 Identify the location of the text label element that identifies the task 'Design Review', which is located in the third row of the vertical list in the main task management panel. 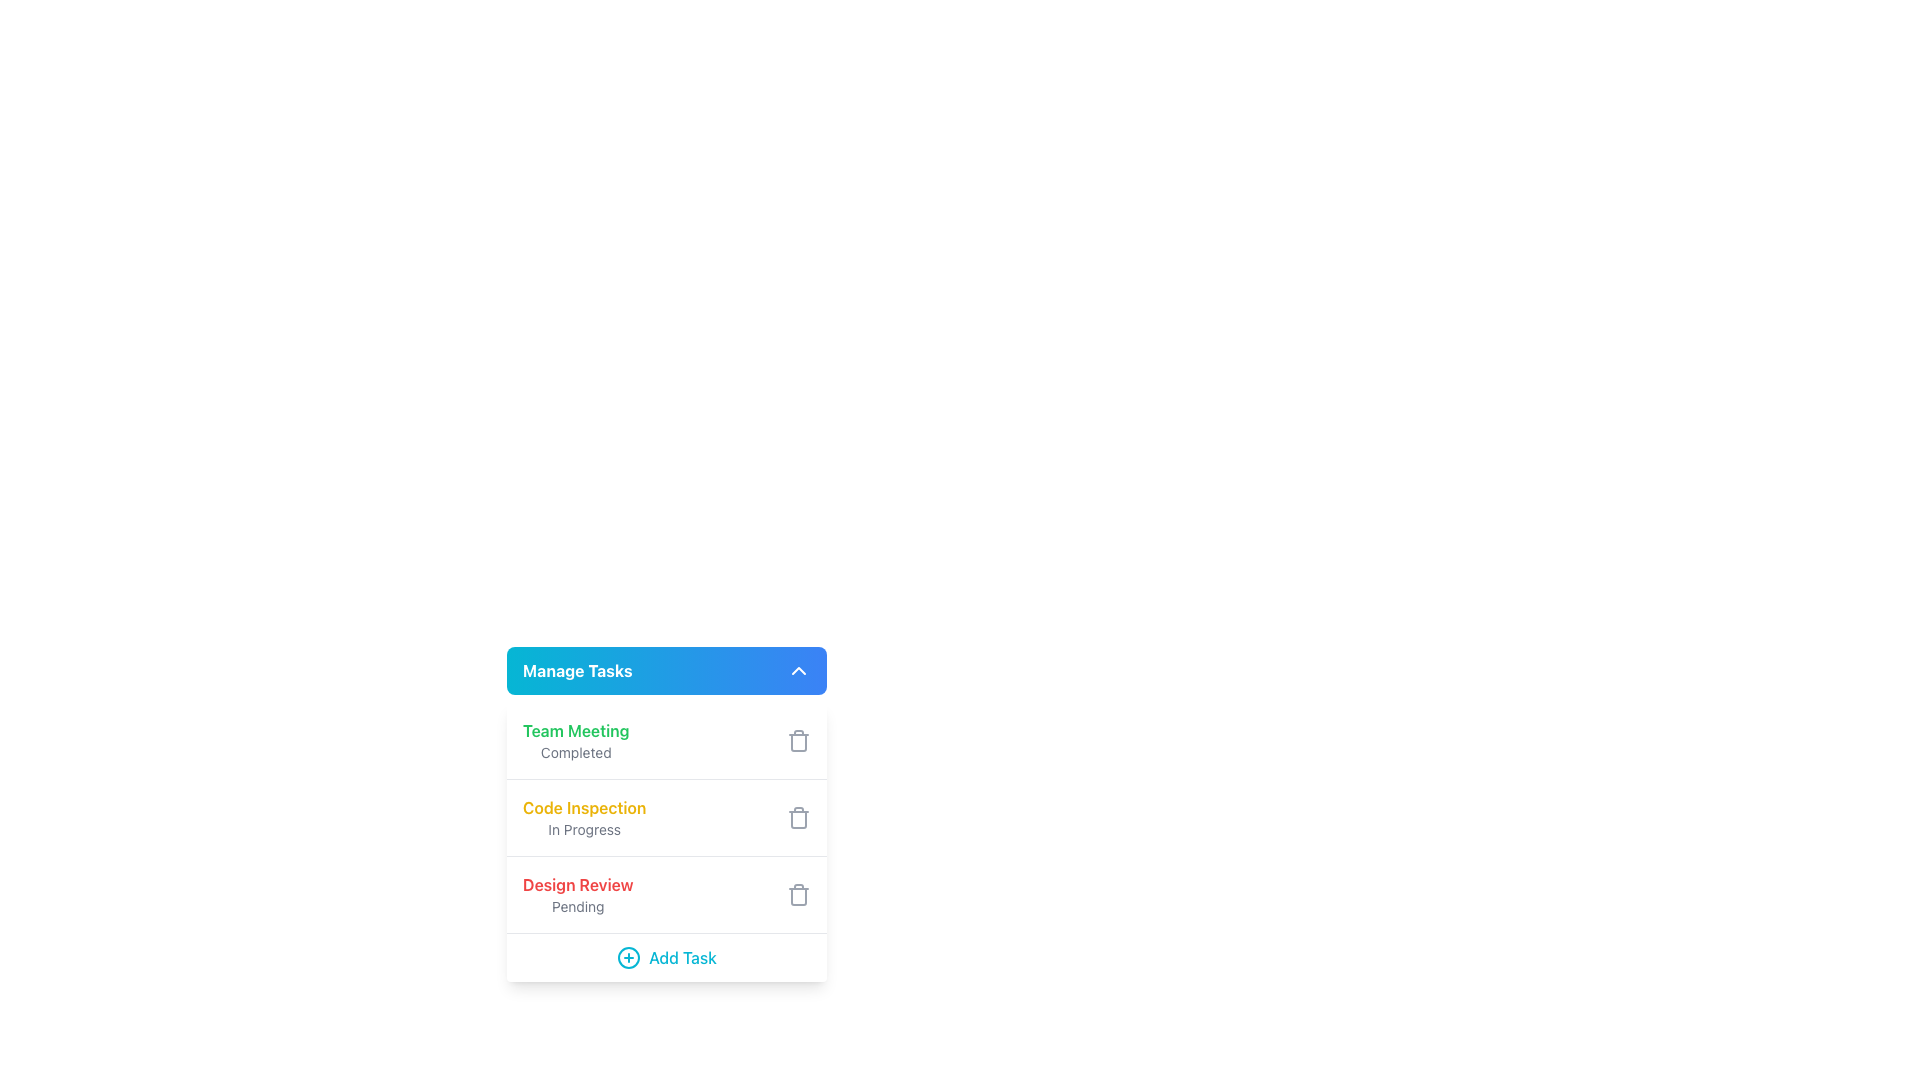
(577, 883).